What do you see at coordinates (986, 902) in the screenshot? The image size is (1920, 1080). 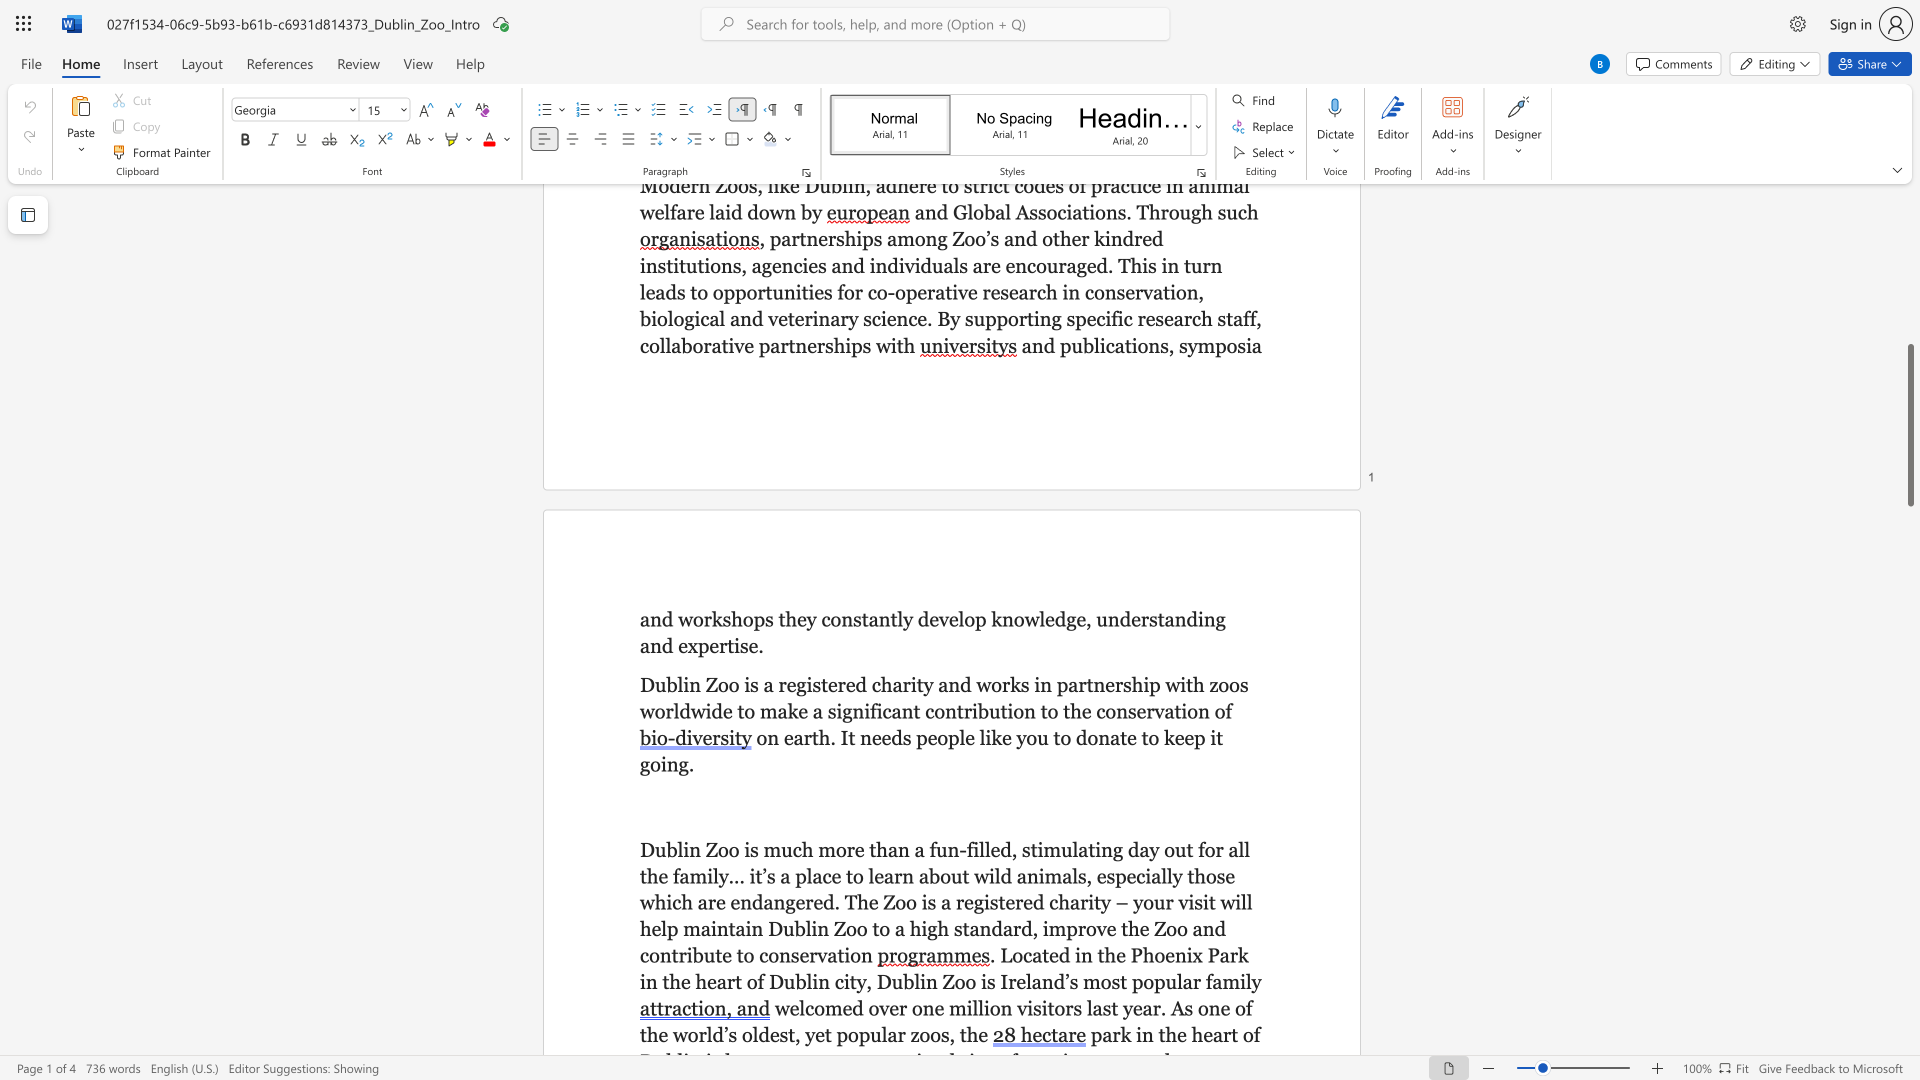 I see `the 6th character "i" in the text` at bounding box center [986, 902].